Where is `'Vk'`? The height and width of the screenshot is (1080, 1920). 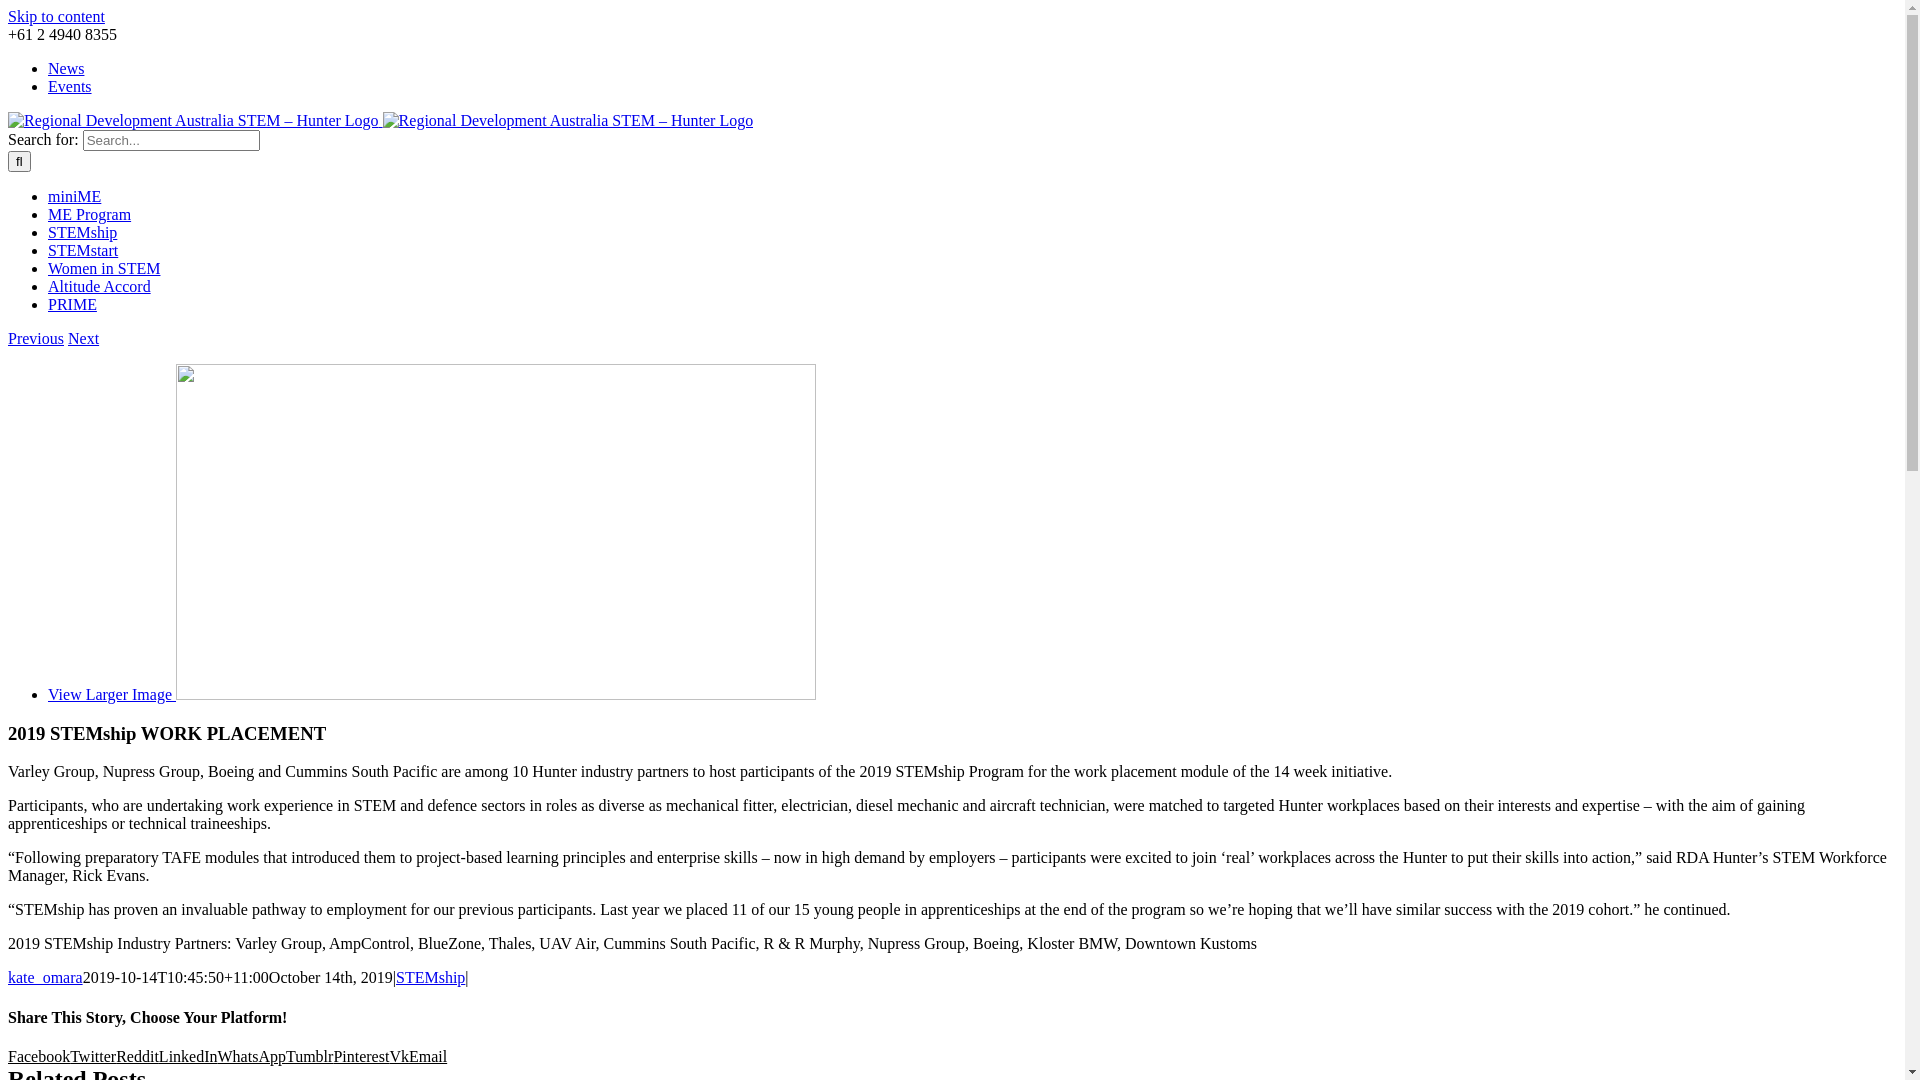
'Vk' is located at coordinates (398, 1055).